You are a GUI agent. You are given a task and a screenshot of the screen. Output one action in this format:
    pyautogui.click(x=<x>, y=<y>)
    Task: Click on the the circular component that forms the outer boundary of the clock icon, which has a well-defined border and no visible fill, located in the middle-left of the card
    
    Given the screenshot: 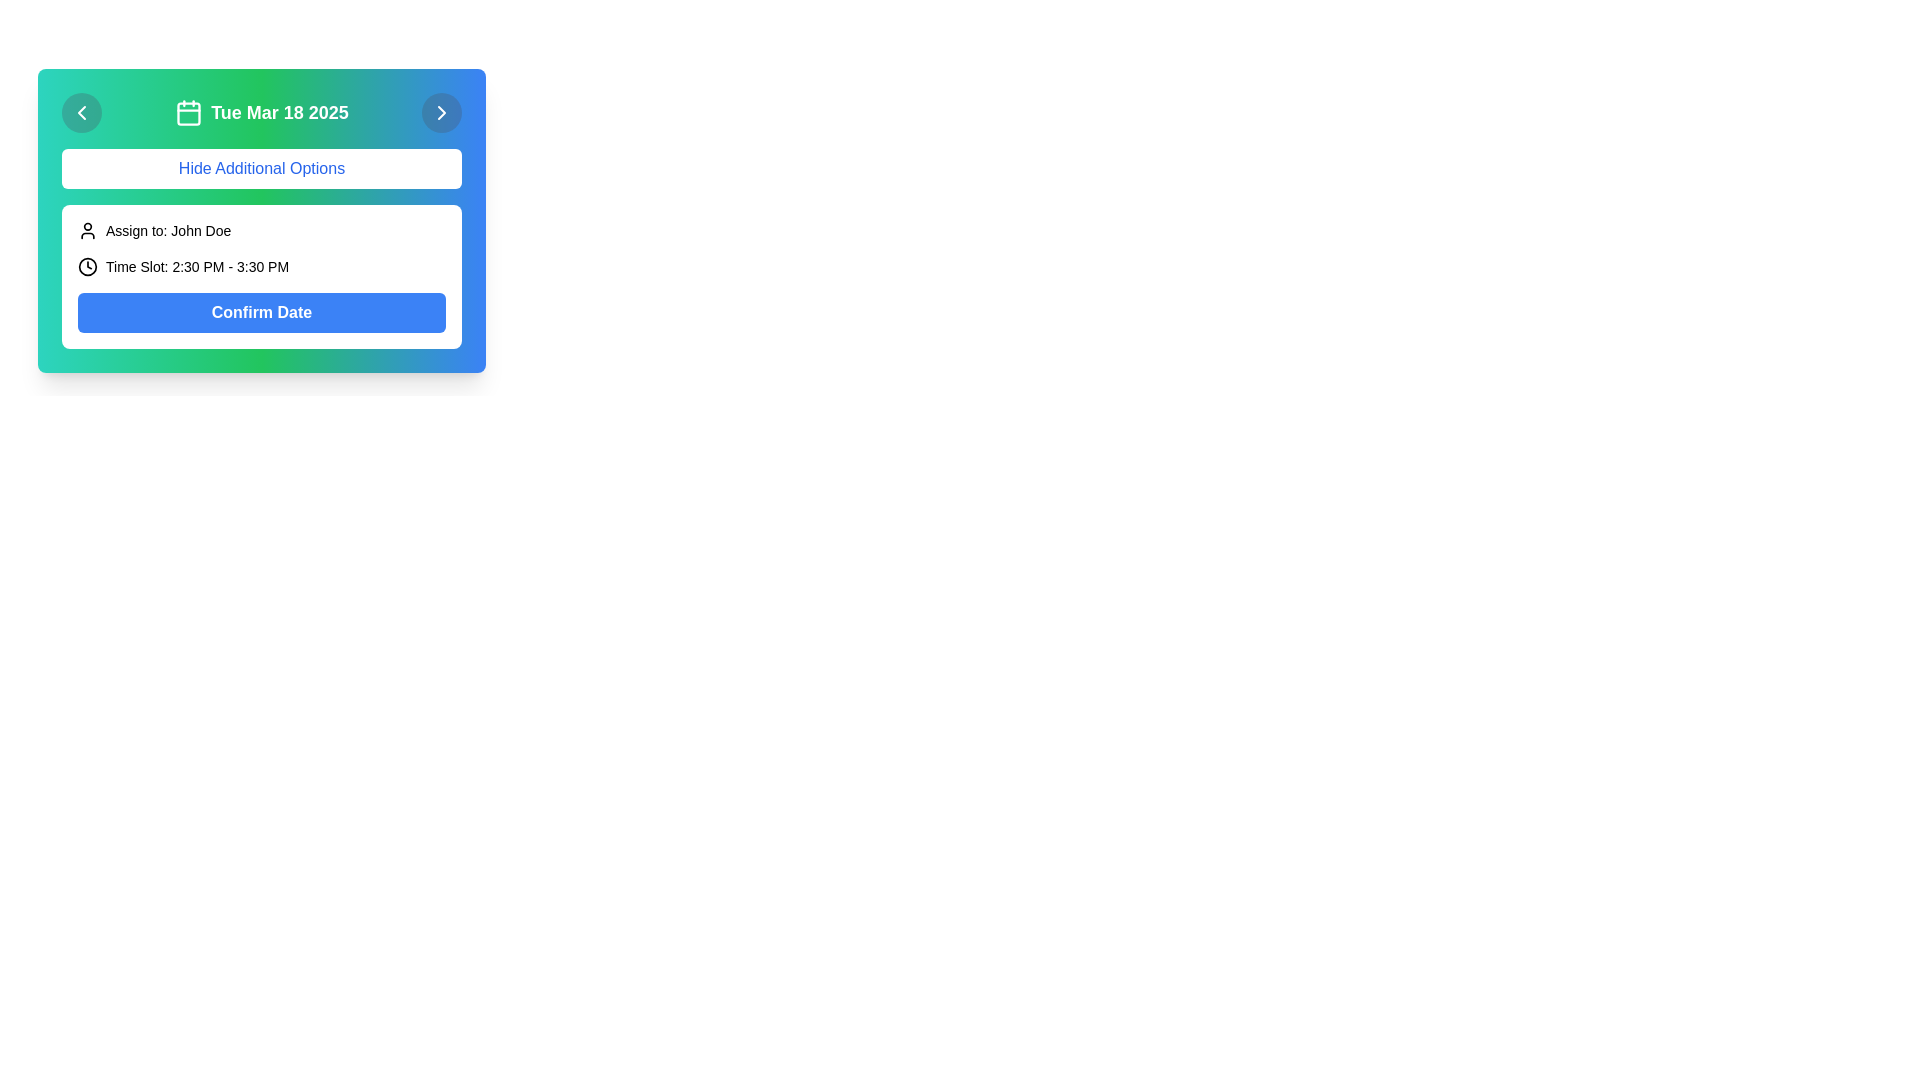 What is the action you would take?
    pyautogui.click(x=86, y=265)
    